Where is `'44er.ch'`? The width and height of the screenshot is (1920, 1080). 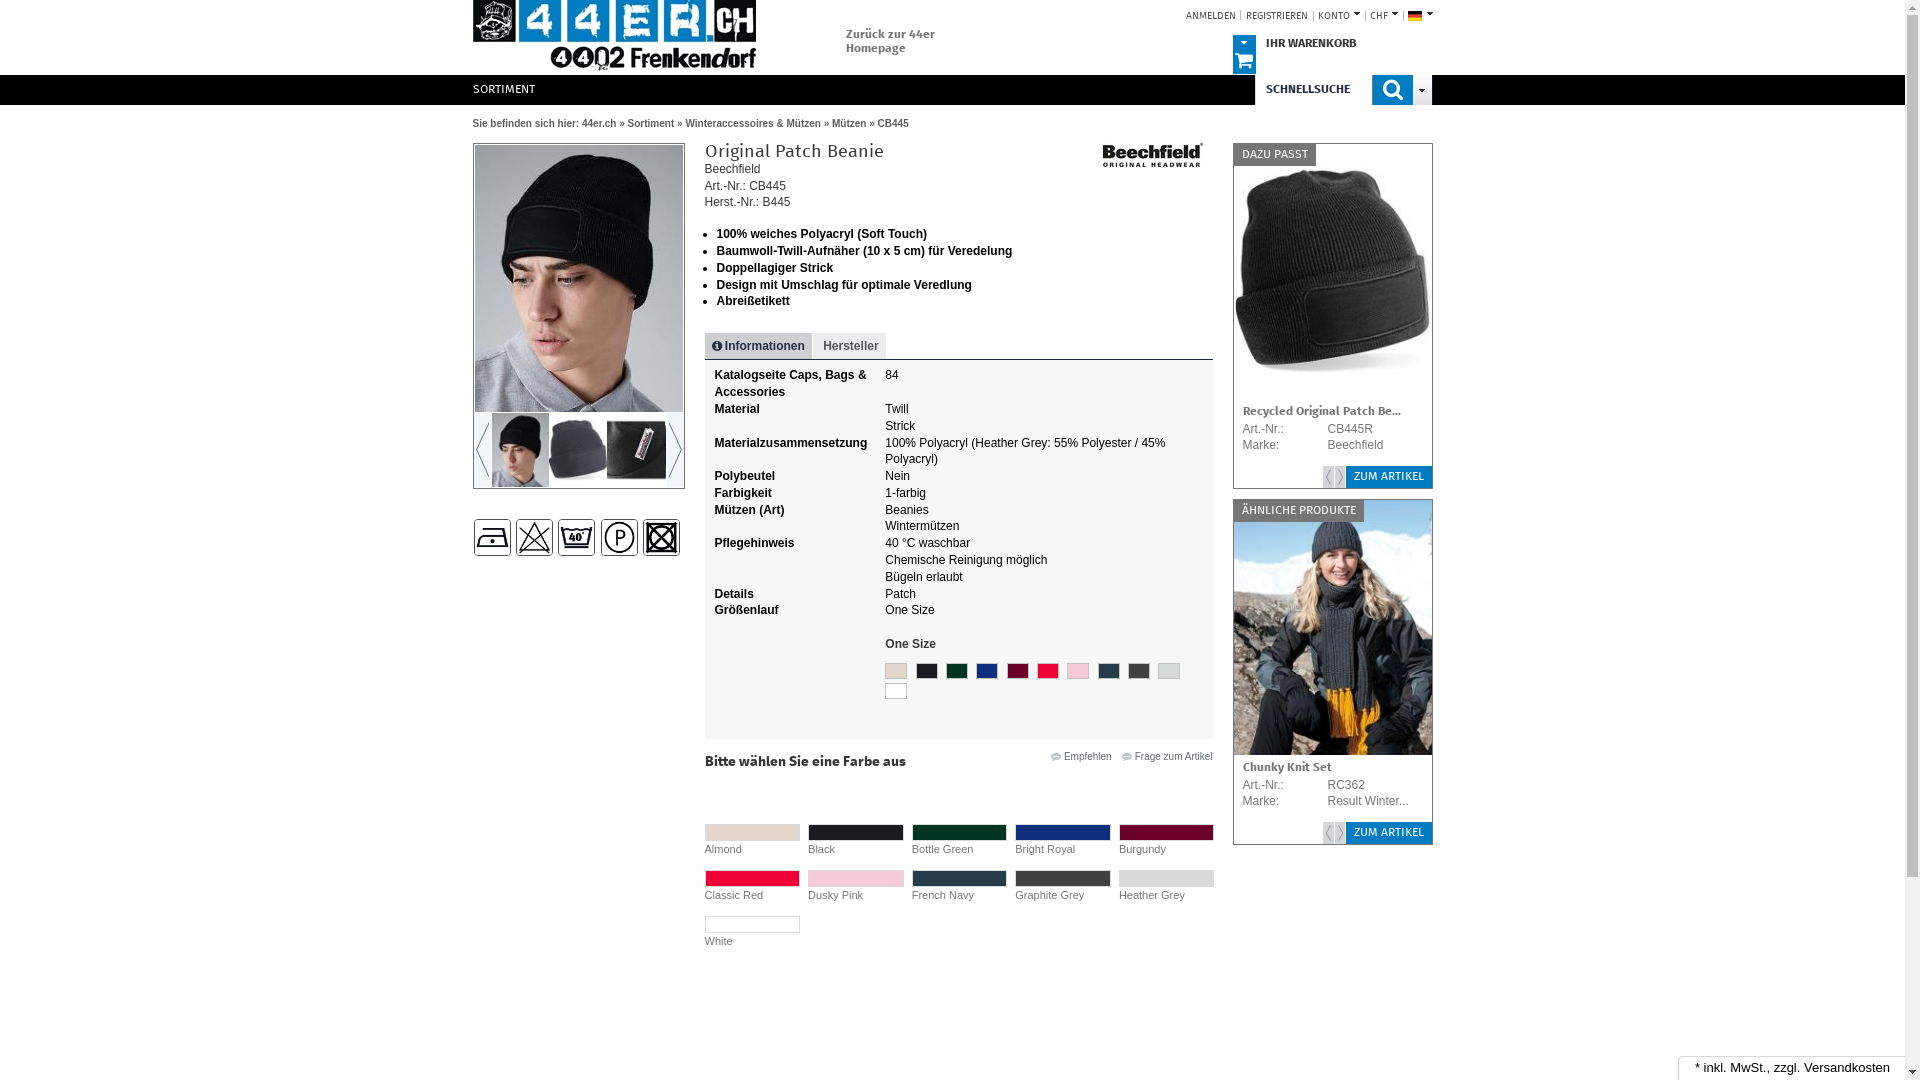 '44er.ch' is located at coordinates (612, 37).